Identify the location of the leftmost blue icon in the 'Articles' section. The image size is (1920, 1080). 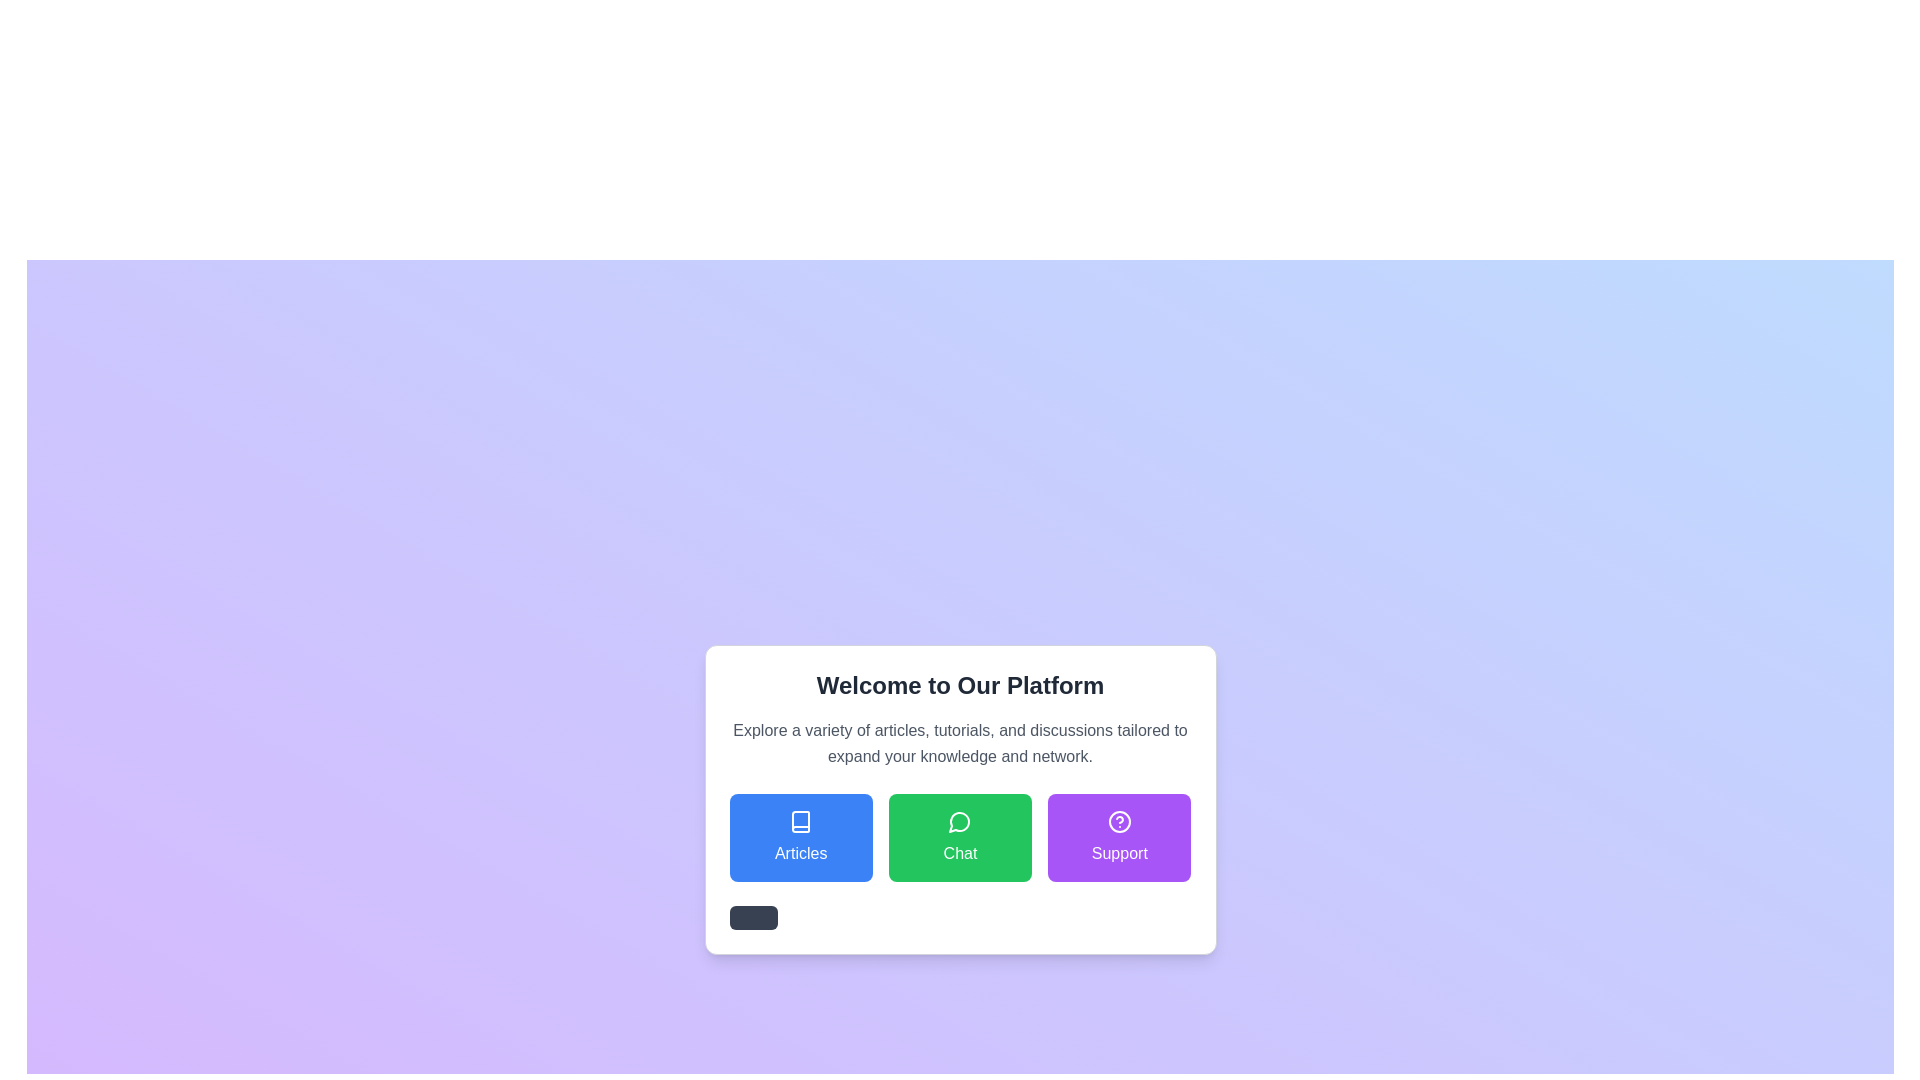
(801, 821).